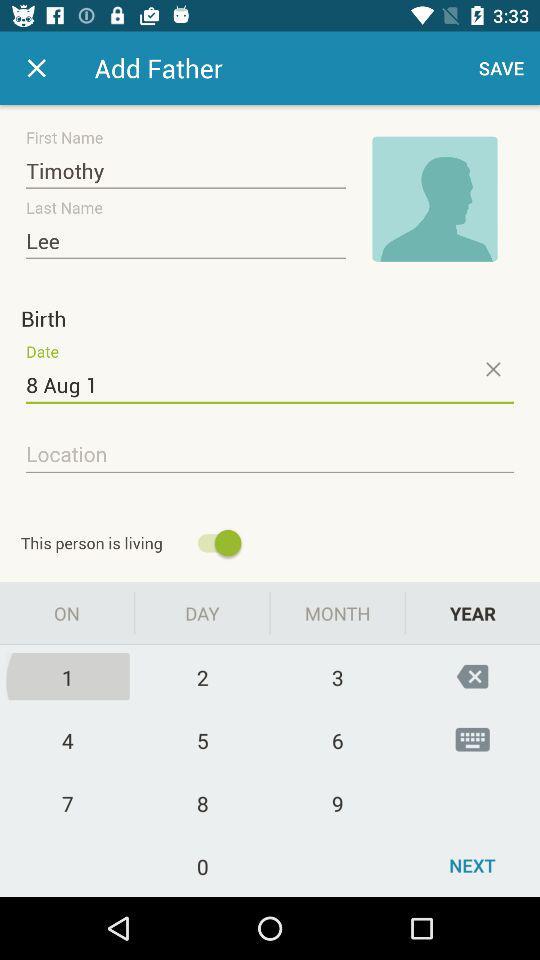  I want to click on photo, so click(434, 199).